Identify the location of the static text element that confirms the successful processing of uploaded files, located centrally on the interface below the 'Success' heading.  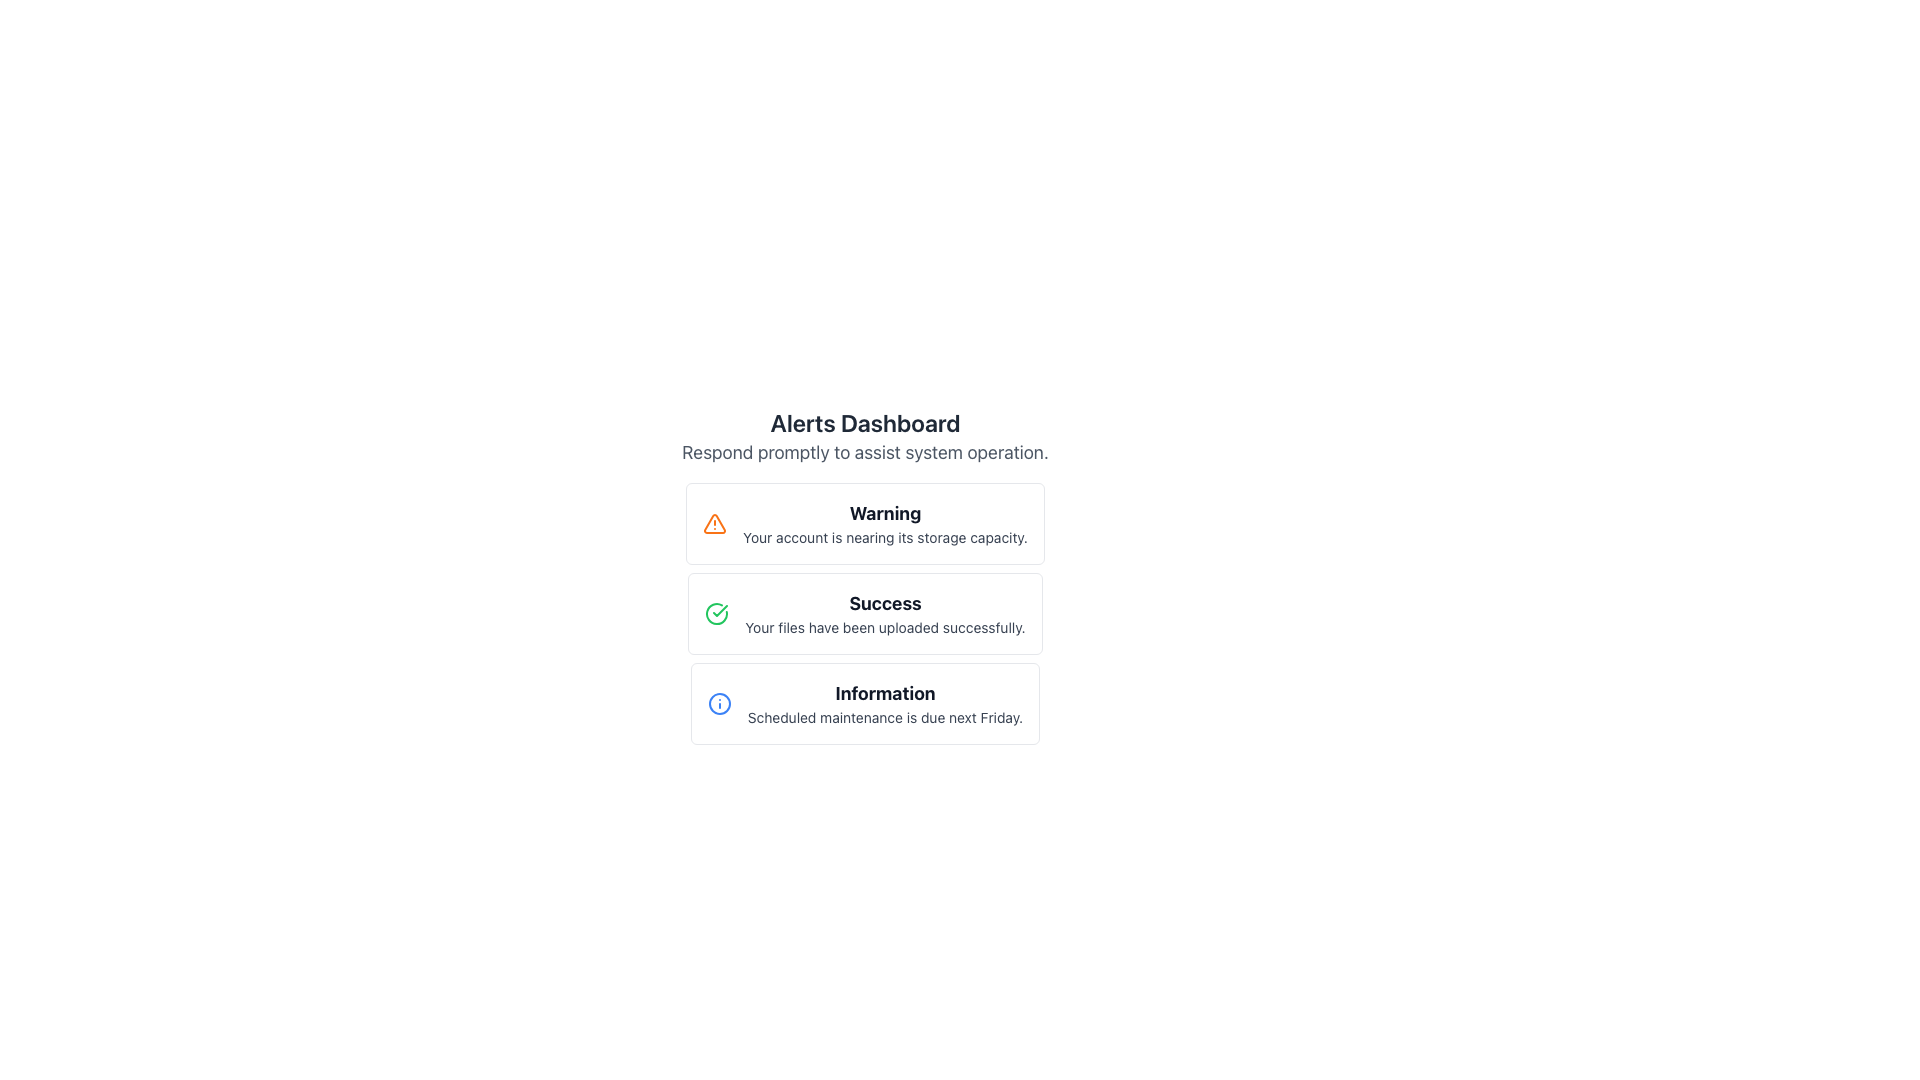
(884, 627).